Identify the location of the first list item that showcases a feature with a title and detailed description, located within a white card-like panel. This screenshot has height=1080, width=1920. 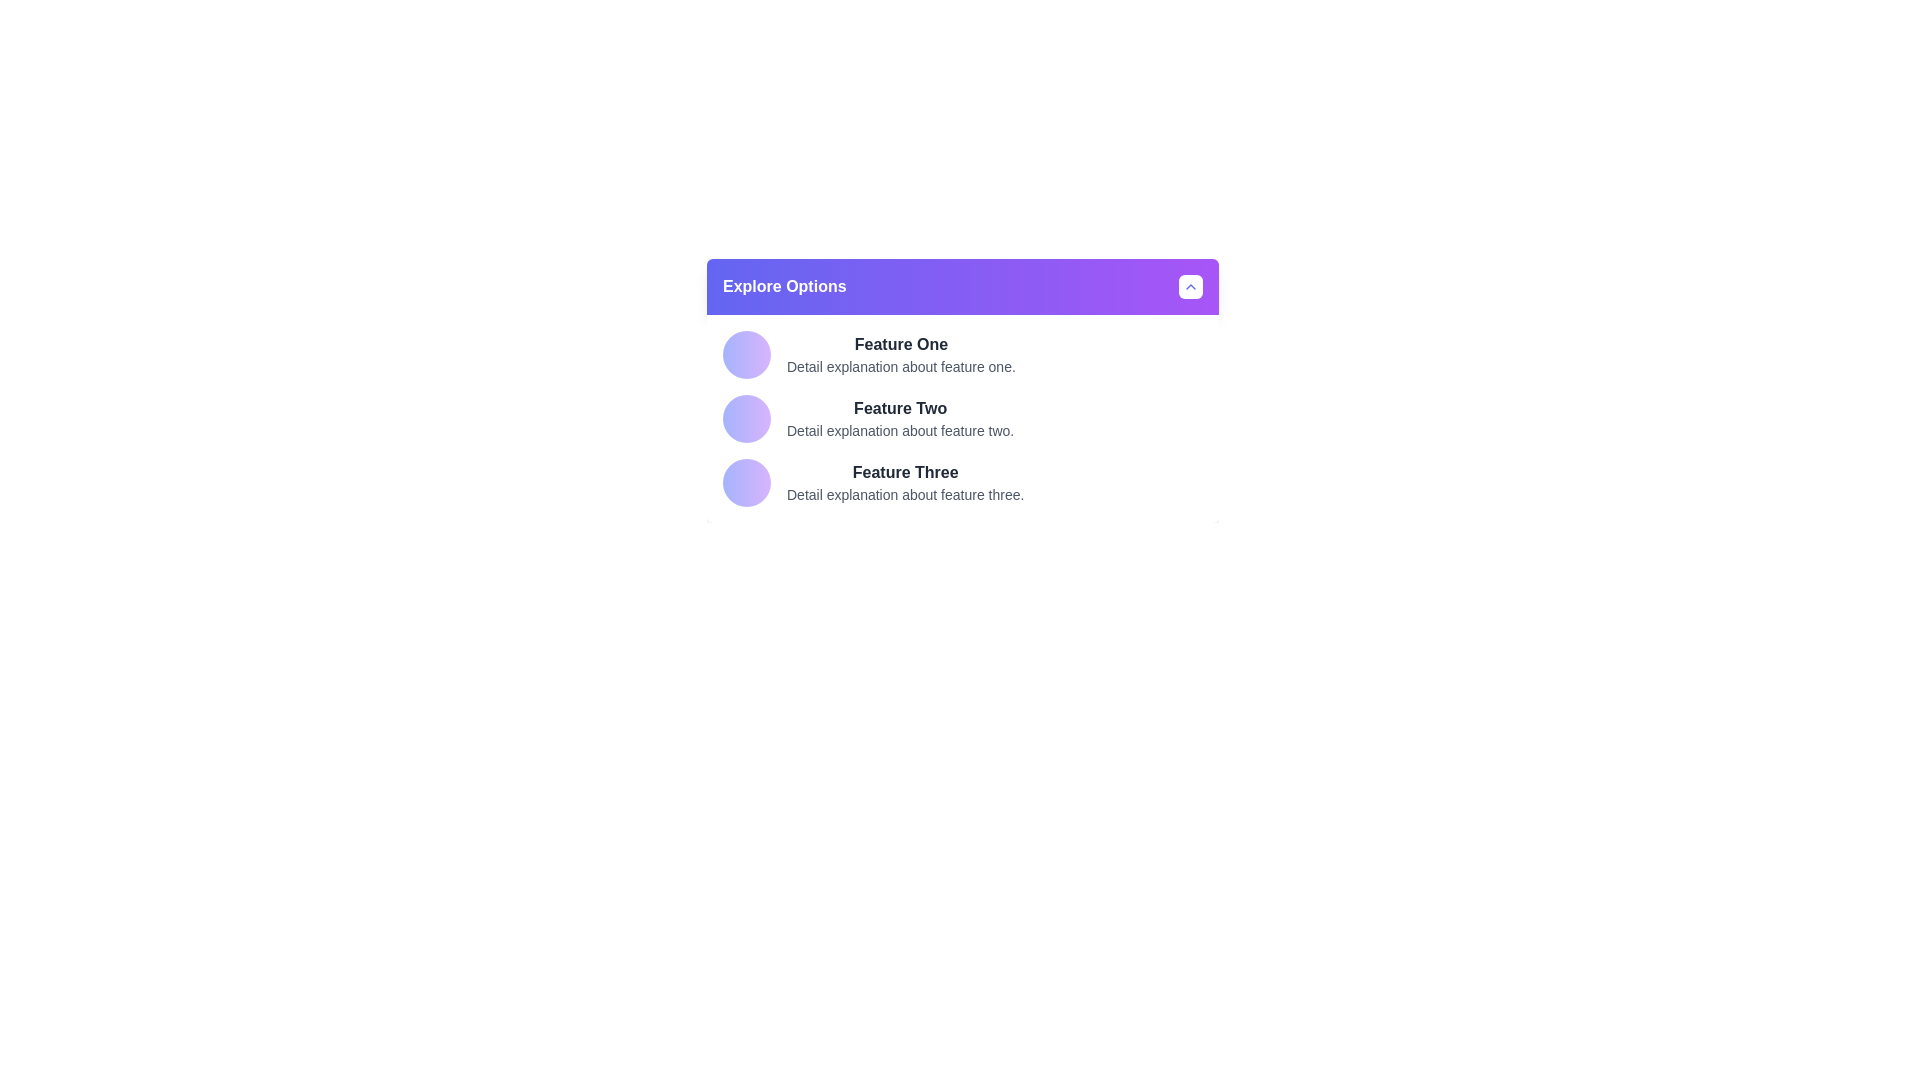
(963, 353).